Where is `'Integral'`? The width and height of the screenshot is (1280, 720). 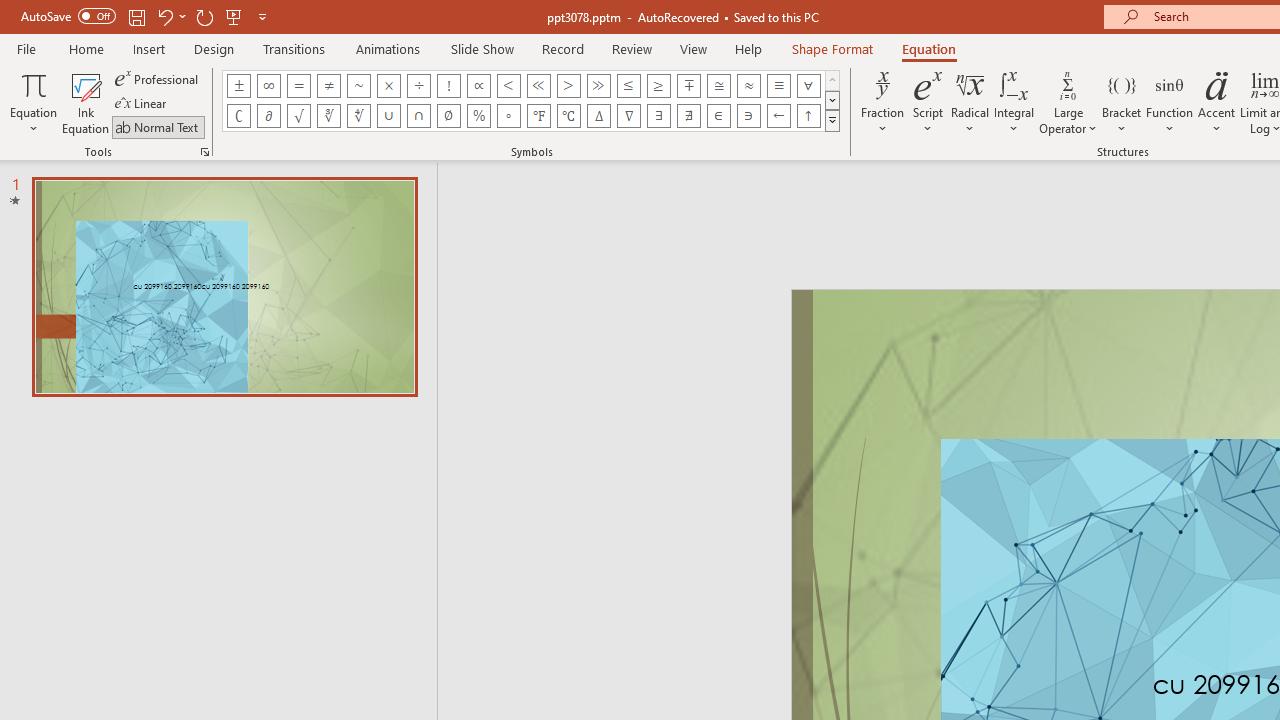
'Integral' is located at coordinates (1014, 103).